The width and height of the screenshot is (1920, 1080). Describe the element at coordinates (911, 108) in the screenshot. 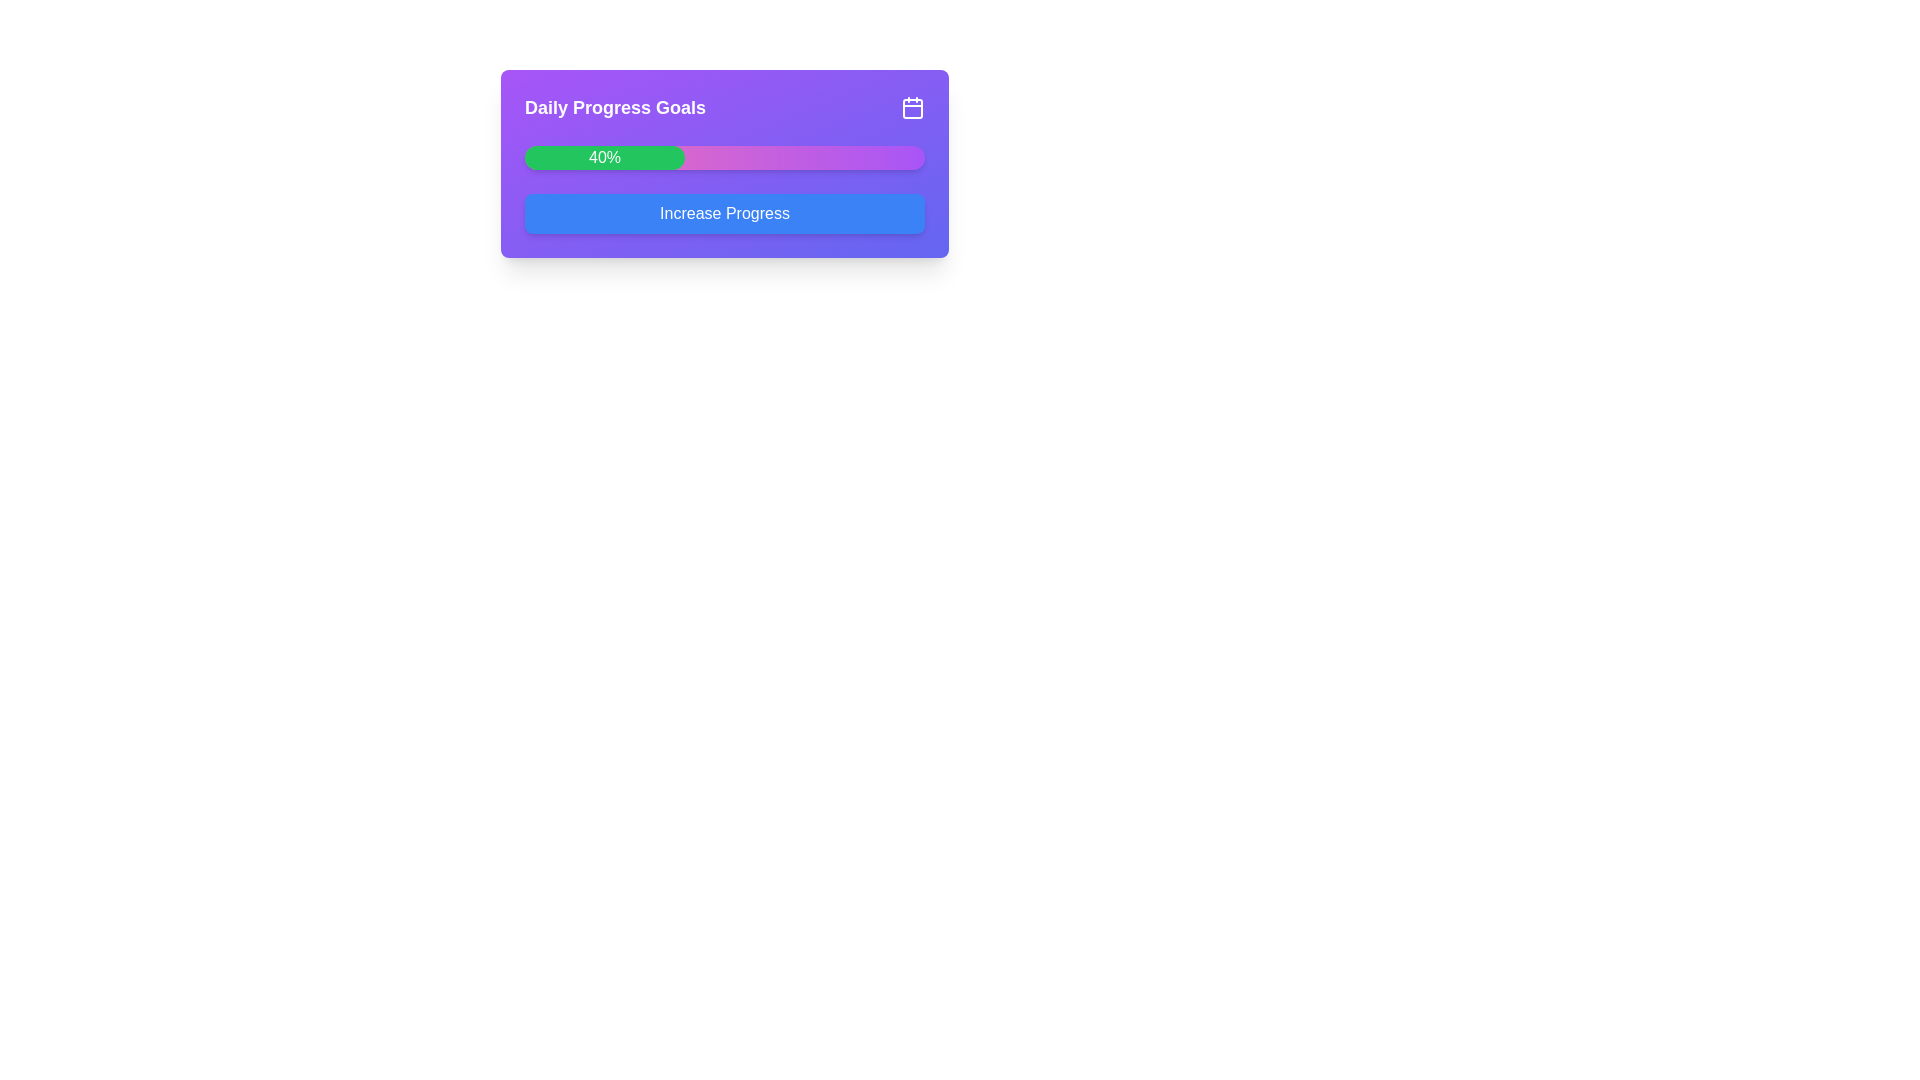

I see `the main body of the calendar icon, which is a rounded rectangle located in the top-right corner of the 'Daily Progress Goals' card` at that location.